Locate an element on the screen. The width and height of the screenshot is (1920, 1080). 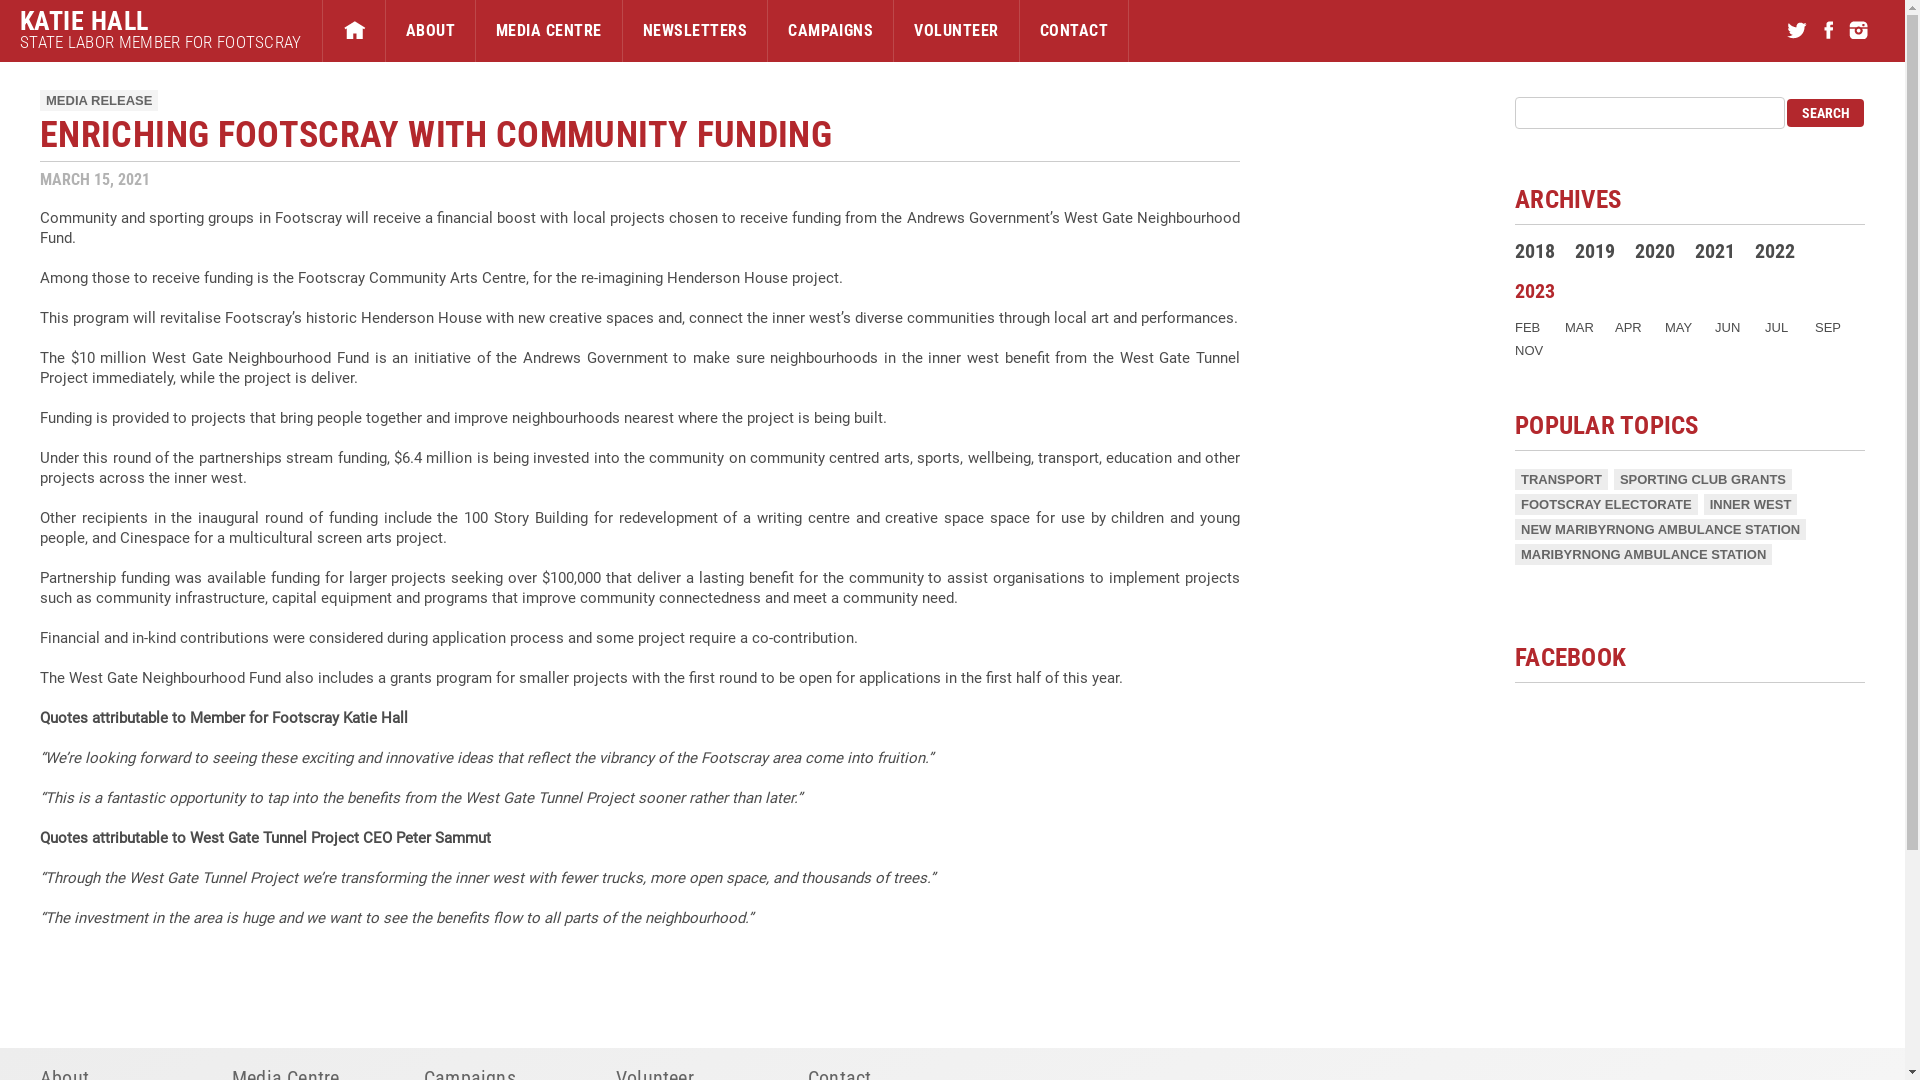
'ABOUT' is located at coordinates (429, 30).